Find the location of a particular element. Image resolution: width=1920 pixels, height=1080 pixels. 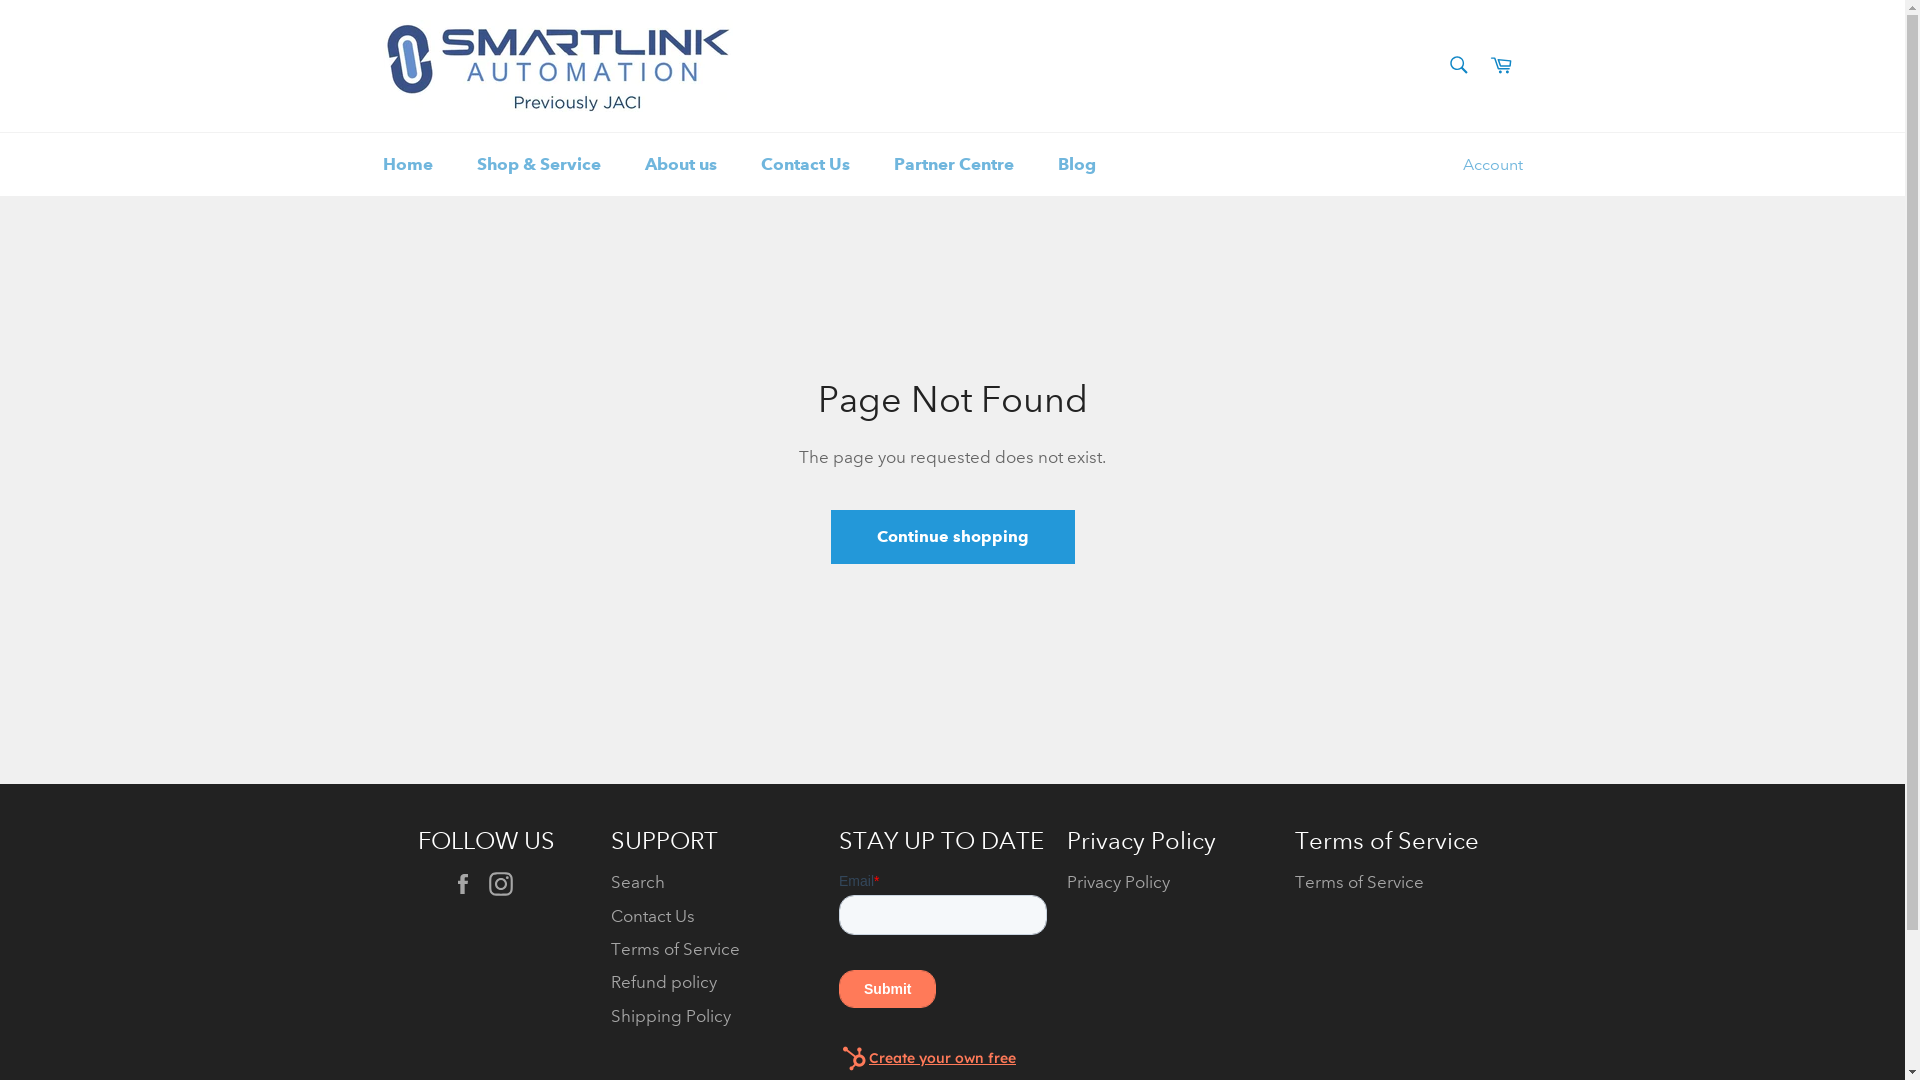

'Partner Centre' is located at coordinates (953, 163).